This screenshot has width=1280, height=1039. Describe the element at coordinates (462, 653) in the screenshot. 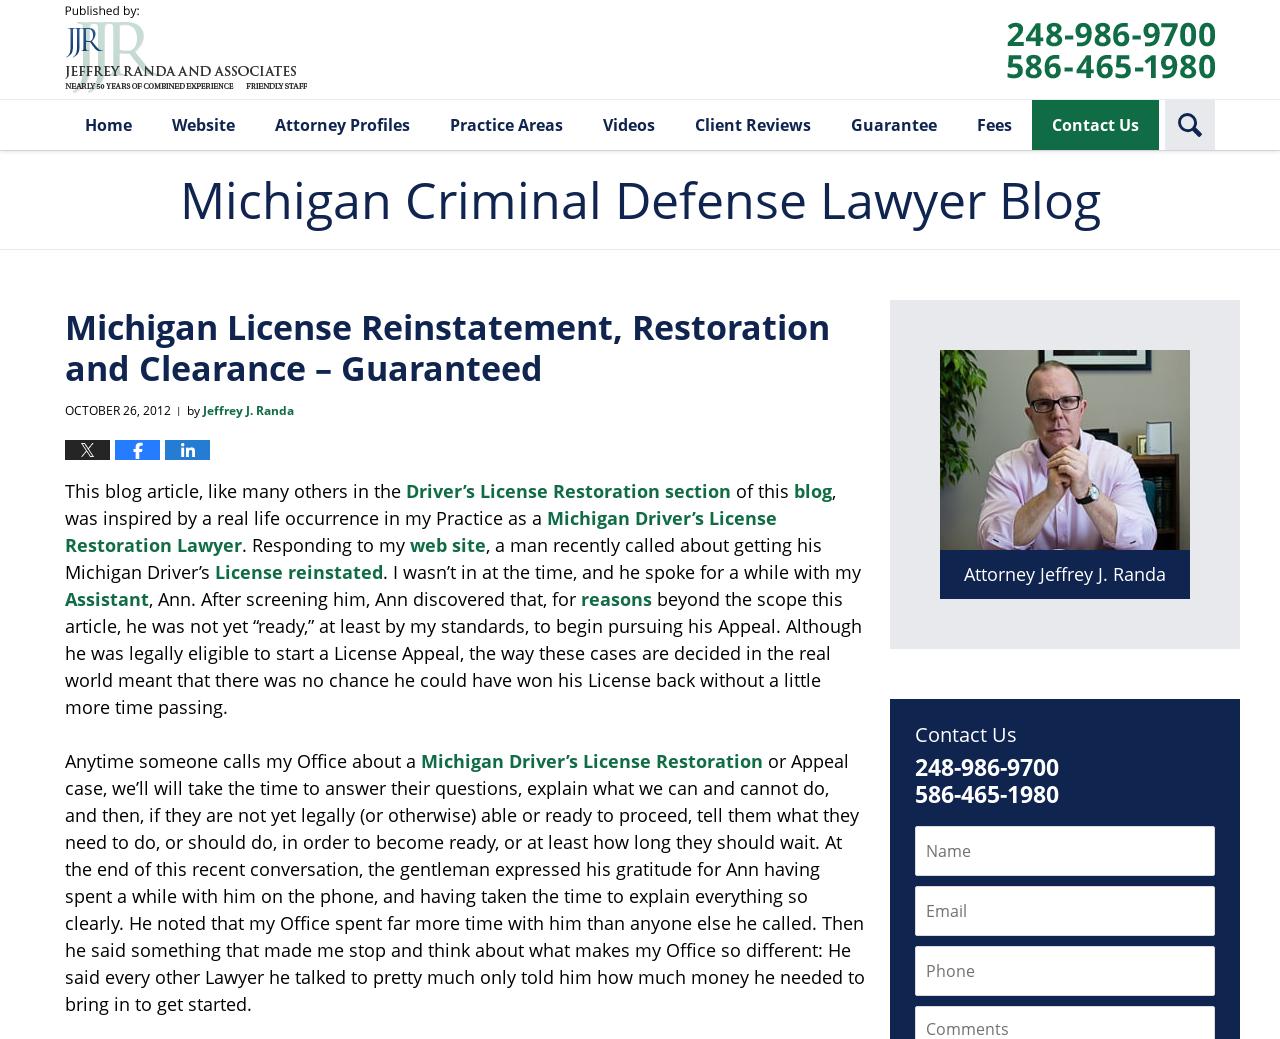

I see `'beyond the scope this article, he was not yet “ready,” at least by my standards, to begin pursuing his Appeal.  Although he was legally eligible to start a License Appeal, the way these cases are decided in the real world meant that there was no chance he could have won his License back without a little more time passing.'` at that location.